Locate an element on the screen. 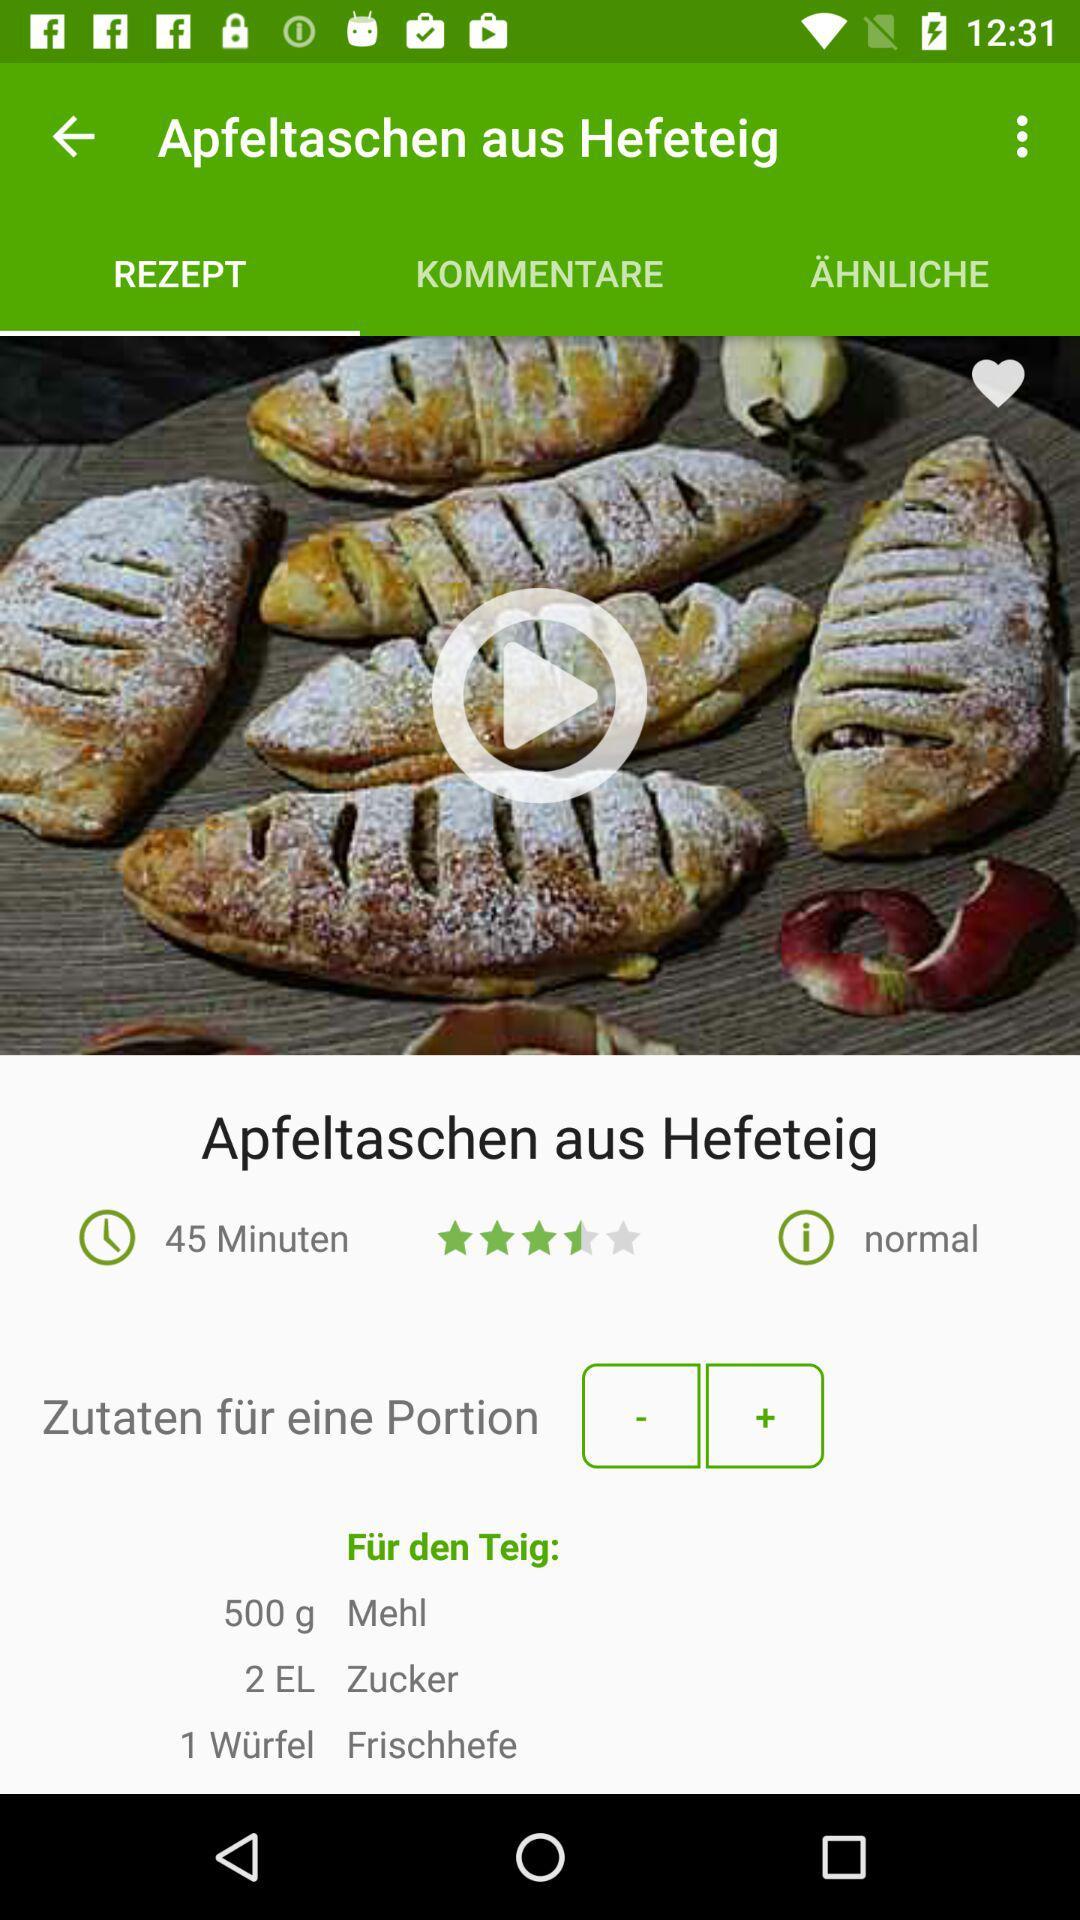 The width and height of the screenshot is (1080, 1920). the favorite icon is located at coordinates (998, 383).